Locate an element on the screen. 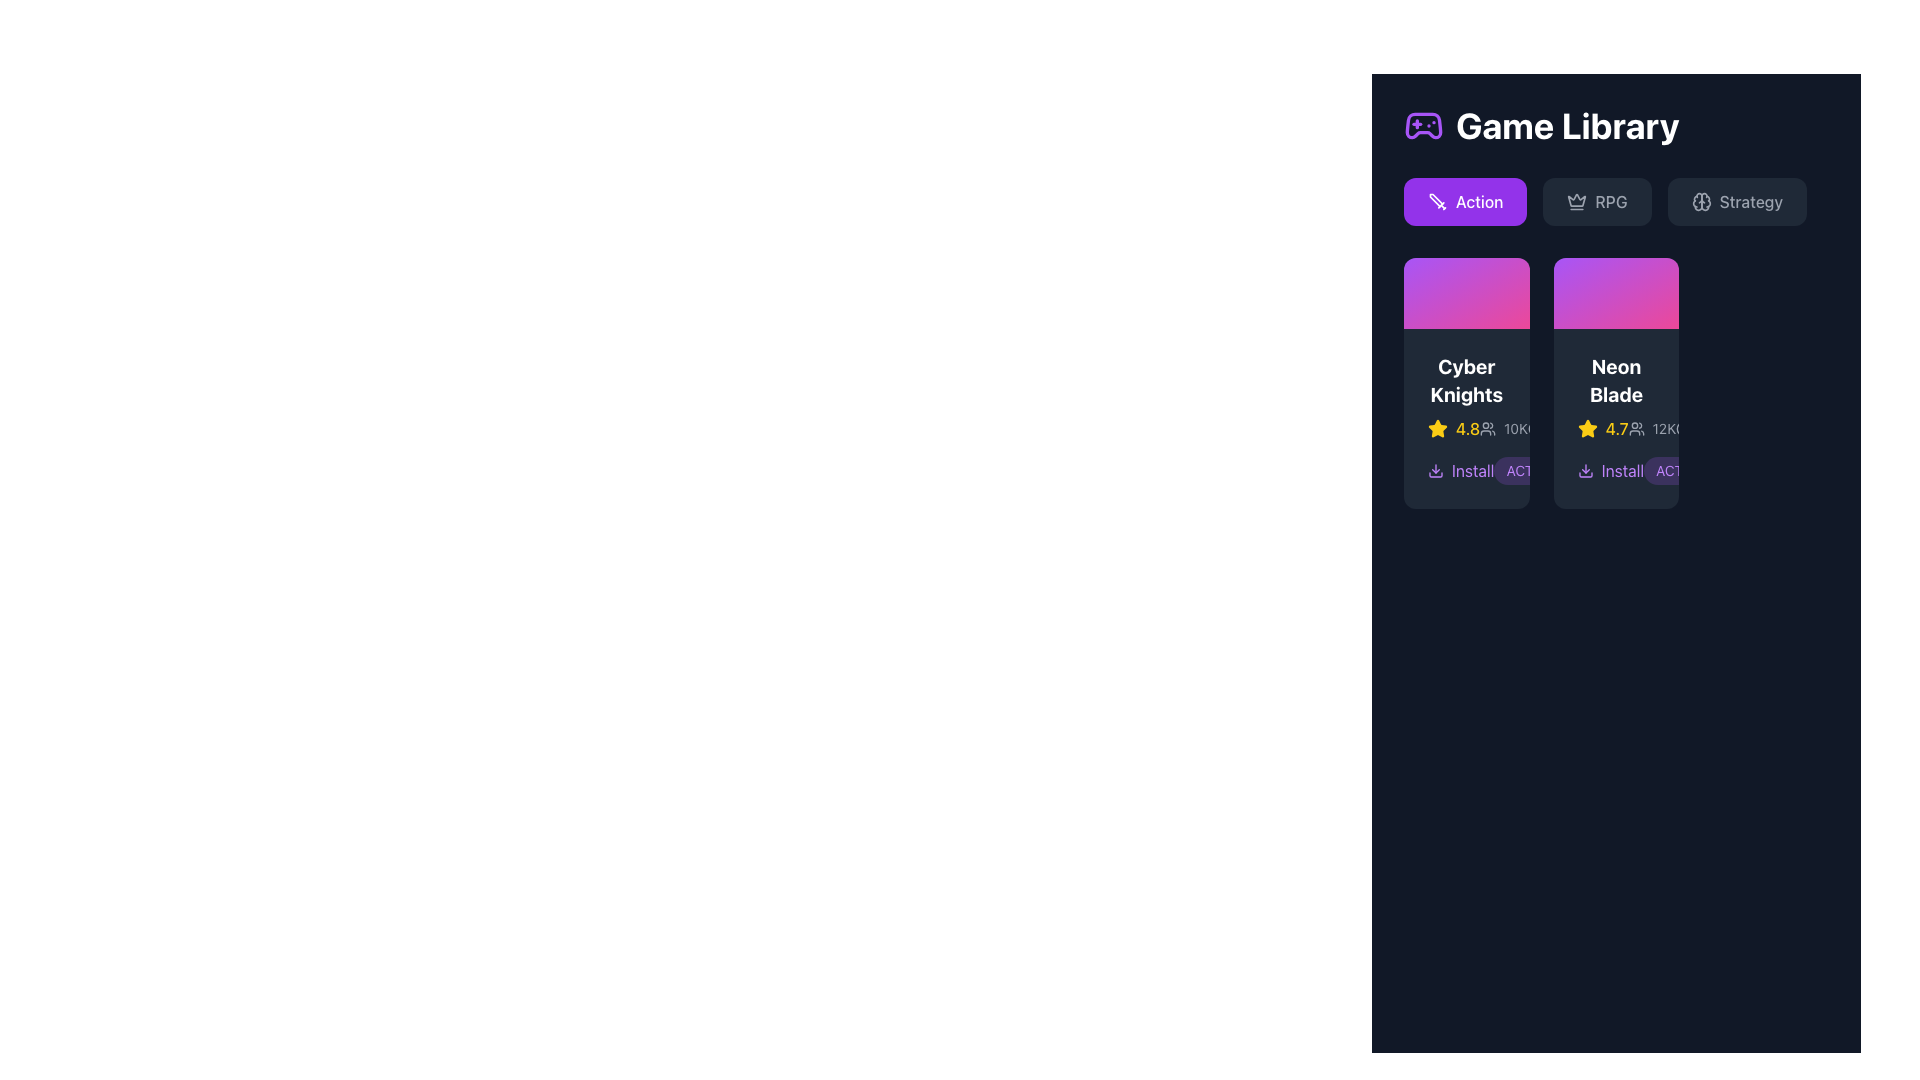  the third button in the horizontal row of category buttons is located at coordinates (1736, 201).